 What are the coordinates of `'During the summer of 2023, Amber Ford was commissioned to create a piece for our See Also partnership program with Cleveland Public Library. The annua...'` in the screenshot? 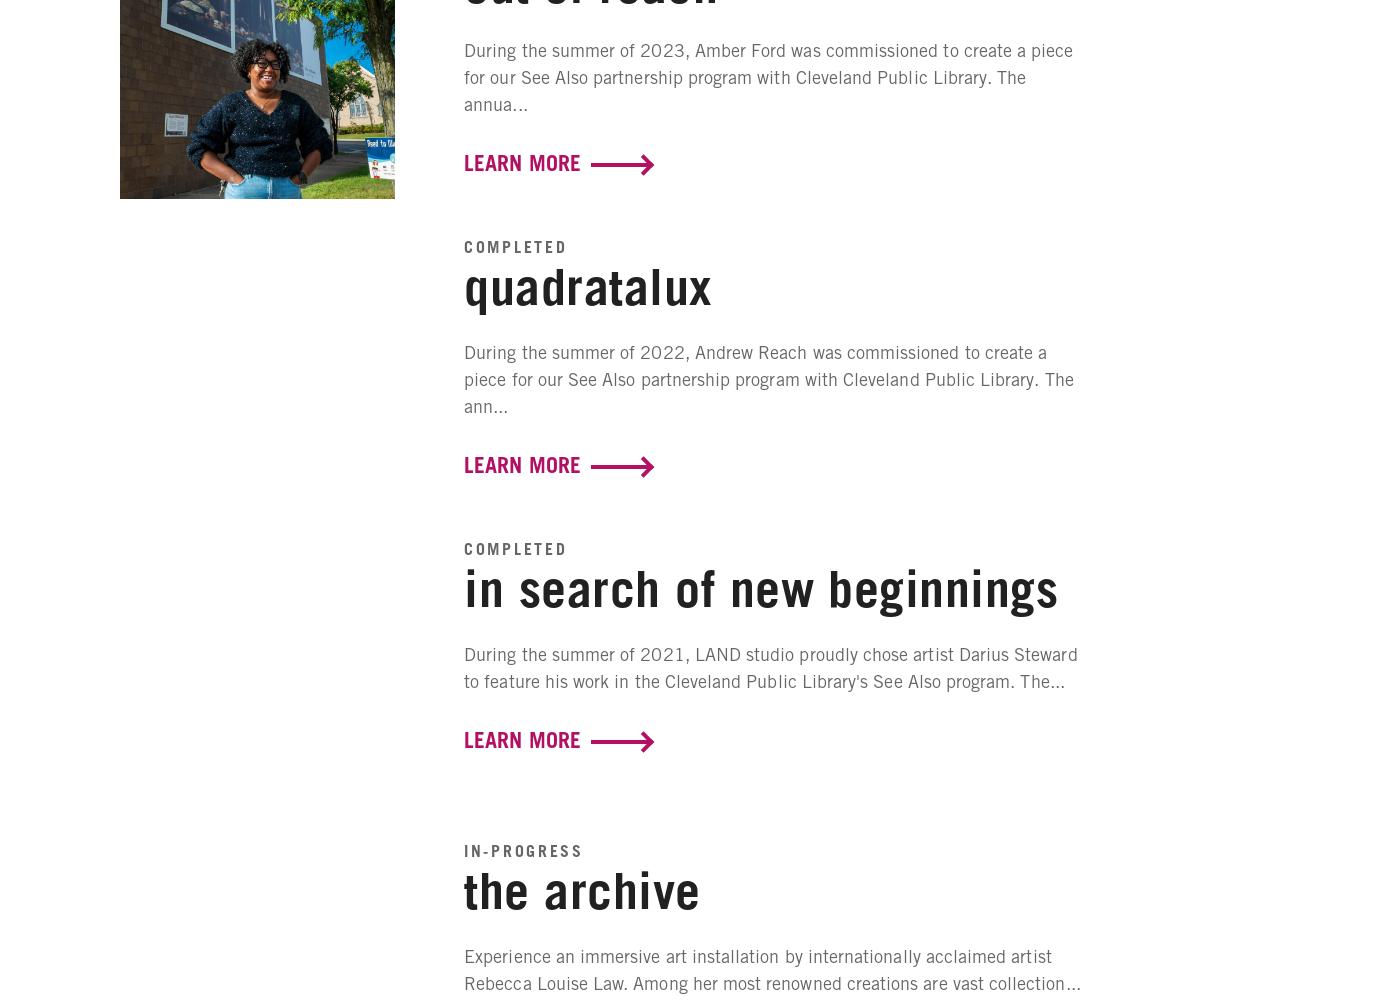 It's located at (768, 76).